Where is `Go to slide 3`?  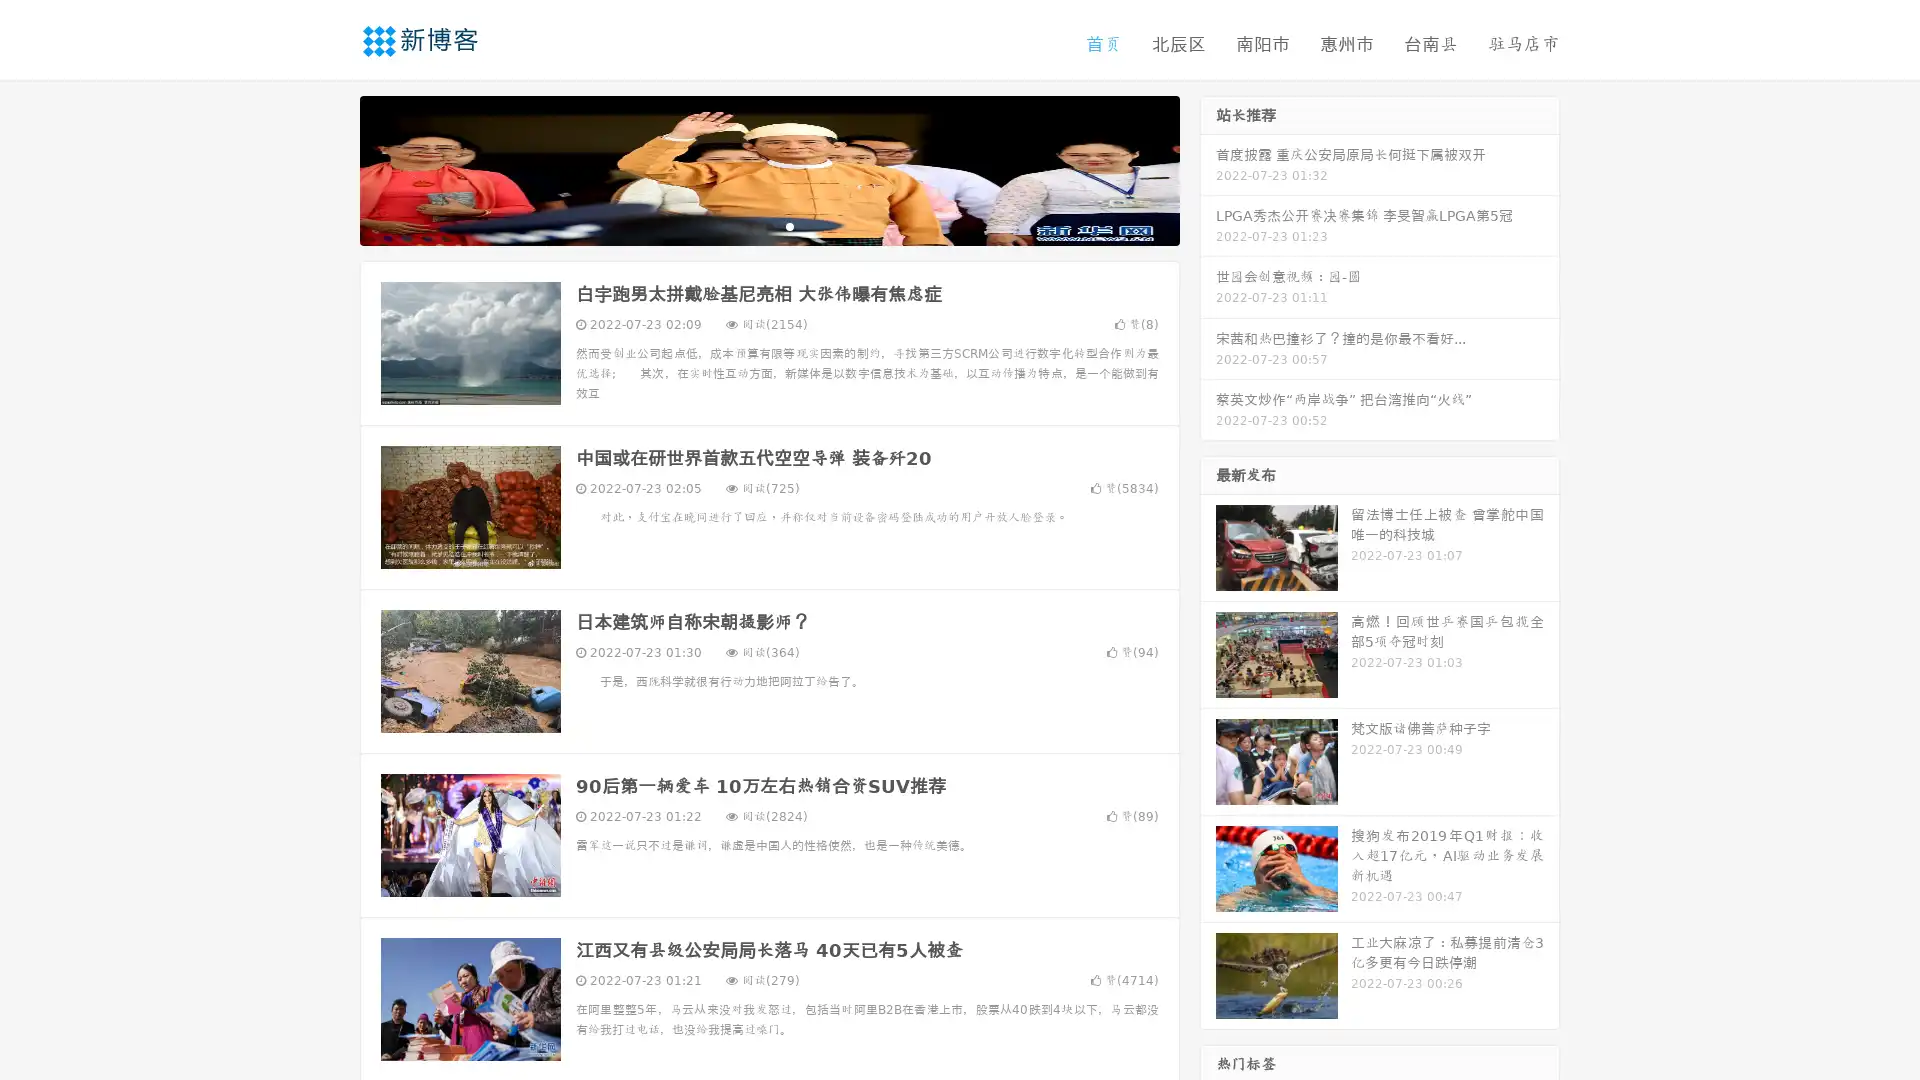 Go to slide 3 is located at coordinates (789, 225).